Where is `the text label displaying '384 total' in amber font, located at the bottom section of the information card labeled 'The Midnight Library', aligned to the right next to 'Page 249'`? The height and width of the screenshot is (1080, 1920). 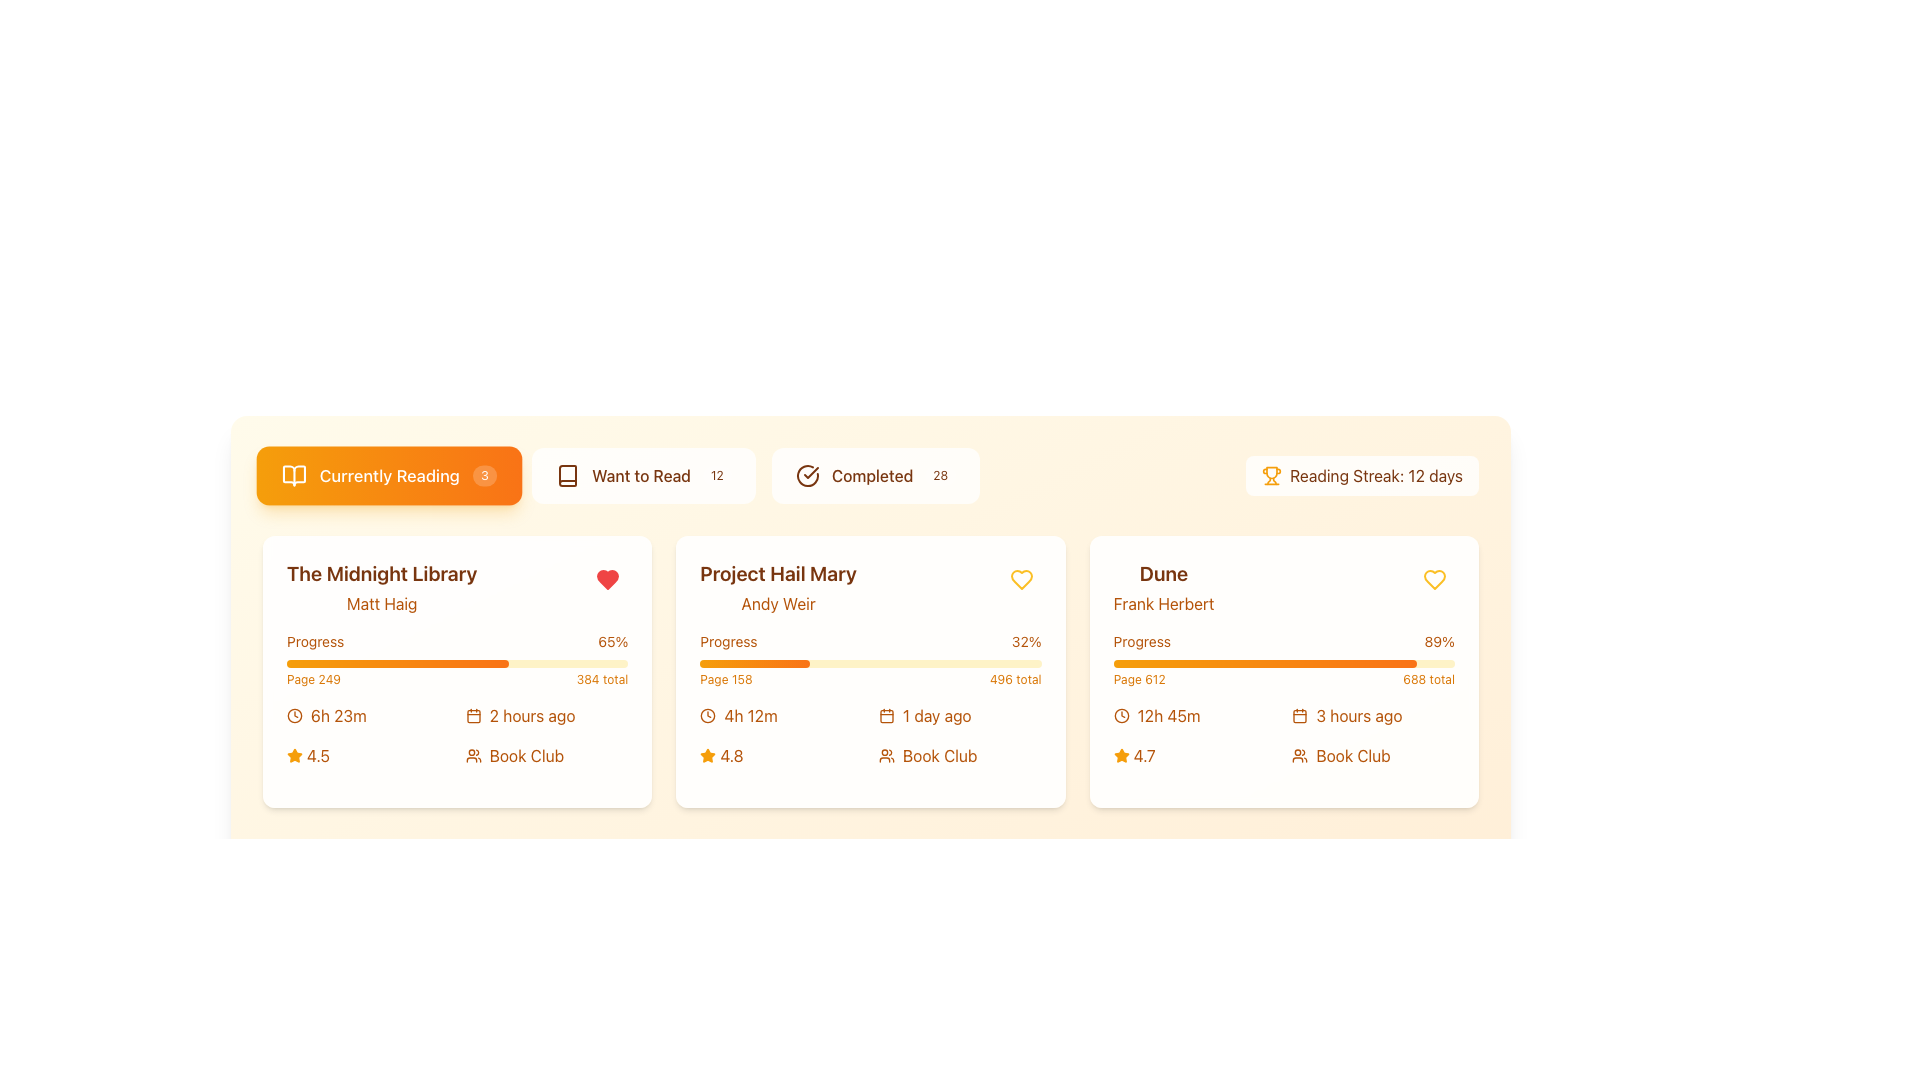
the text label displaying '384 total' in amber font, located at the bottom section of the information card labeled 'The Midnight Library', aligned to the right next to 'Page 249' is located at coordinates (601, 678).